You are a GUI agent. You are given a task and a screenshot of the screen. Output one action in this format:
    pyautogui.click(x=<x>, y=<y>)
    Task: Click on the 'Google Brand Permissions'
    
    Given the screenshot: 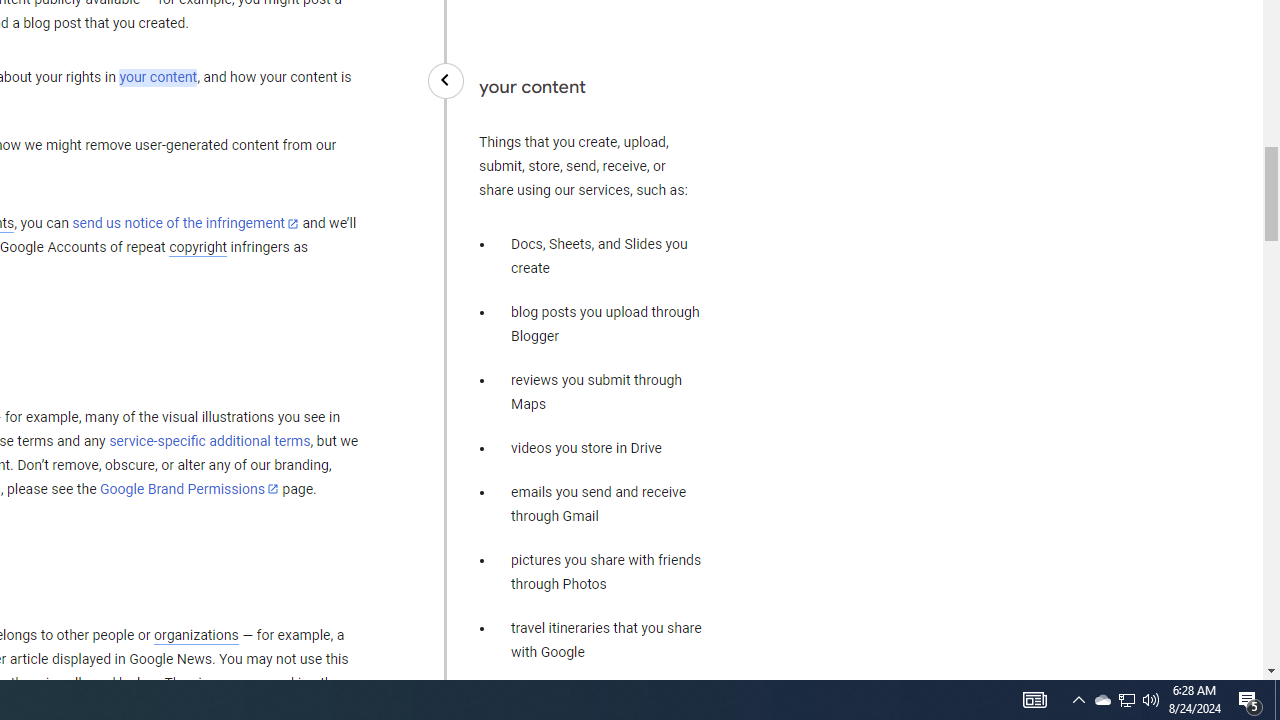 What is the action you would take?
    pyautogui.click(x=189, y=489)
    